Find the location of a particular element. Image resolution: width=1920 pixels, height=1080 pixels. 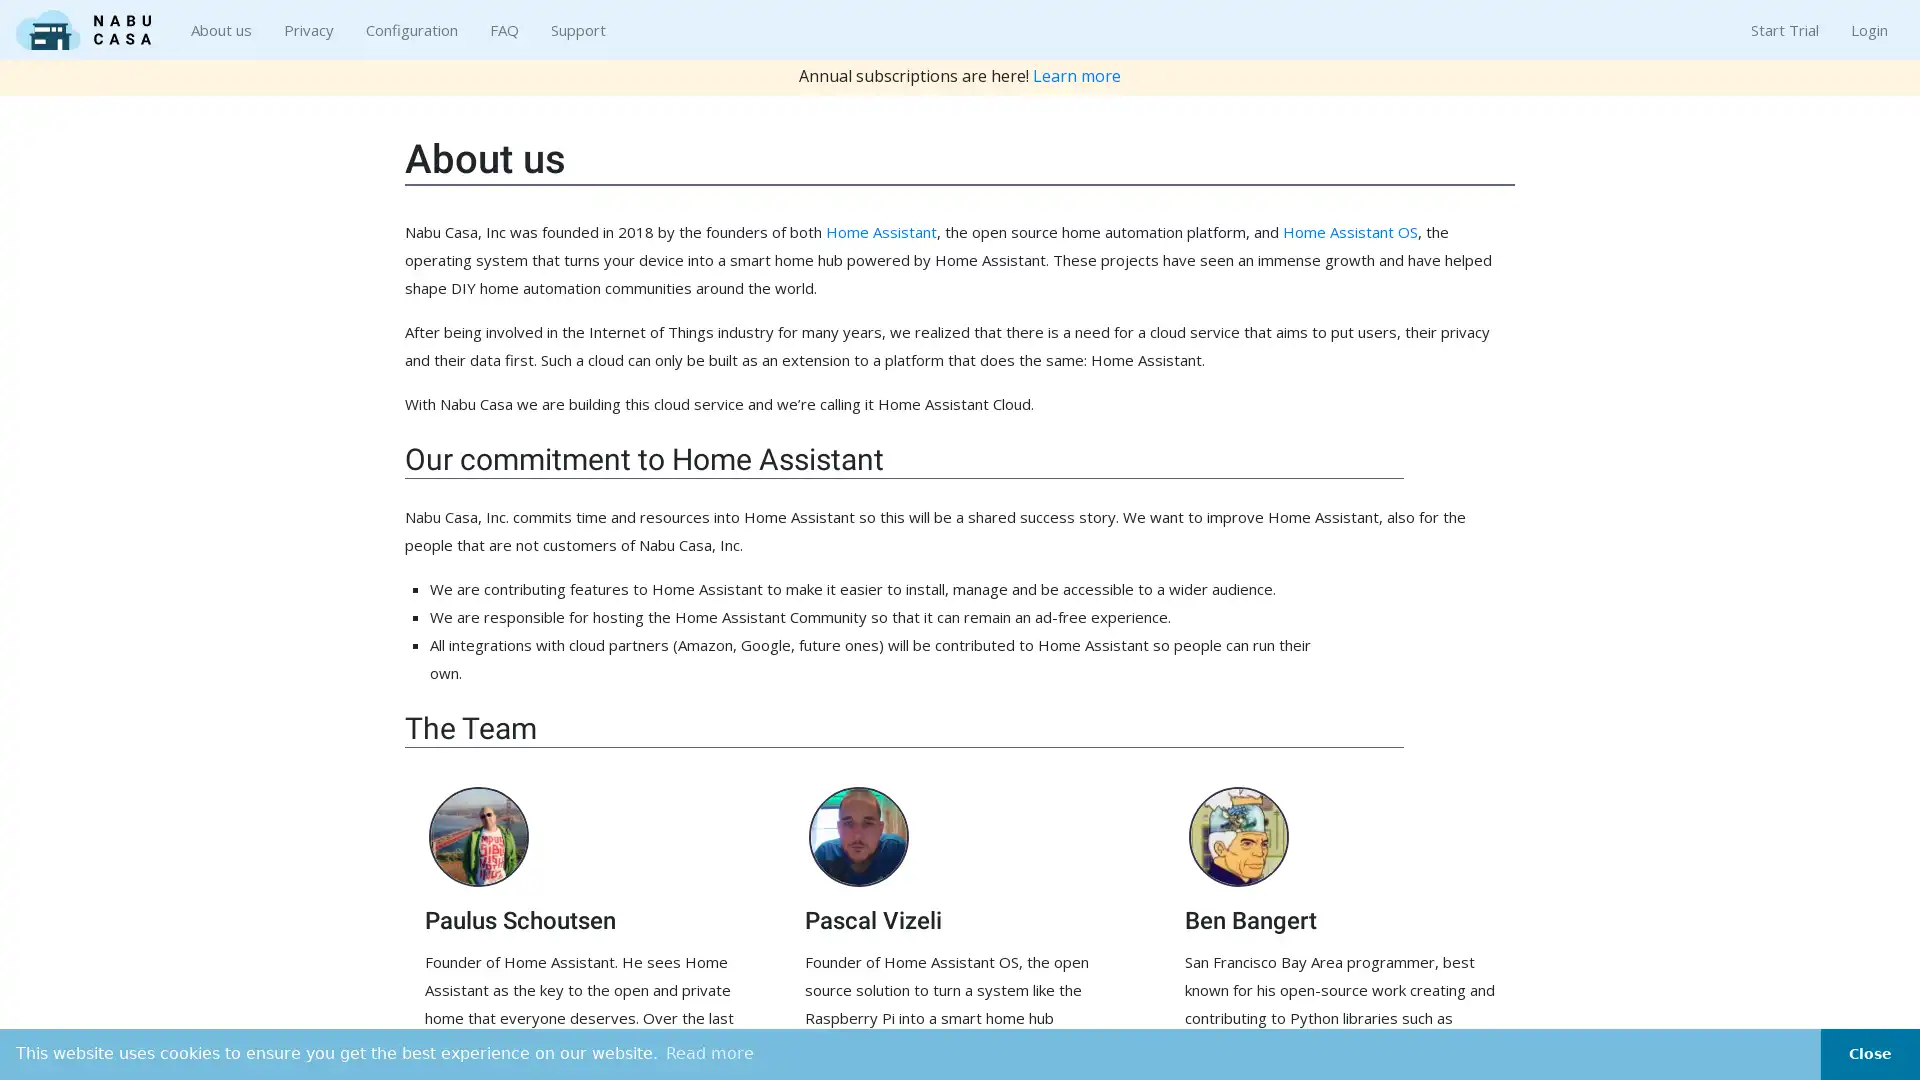

learn more about cookies is located at coordinates (710, 1052).